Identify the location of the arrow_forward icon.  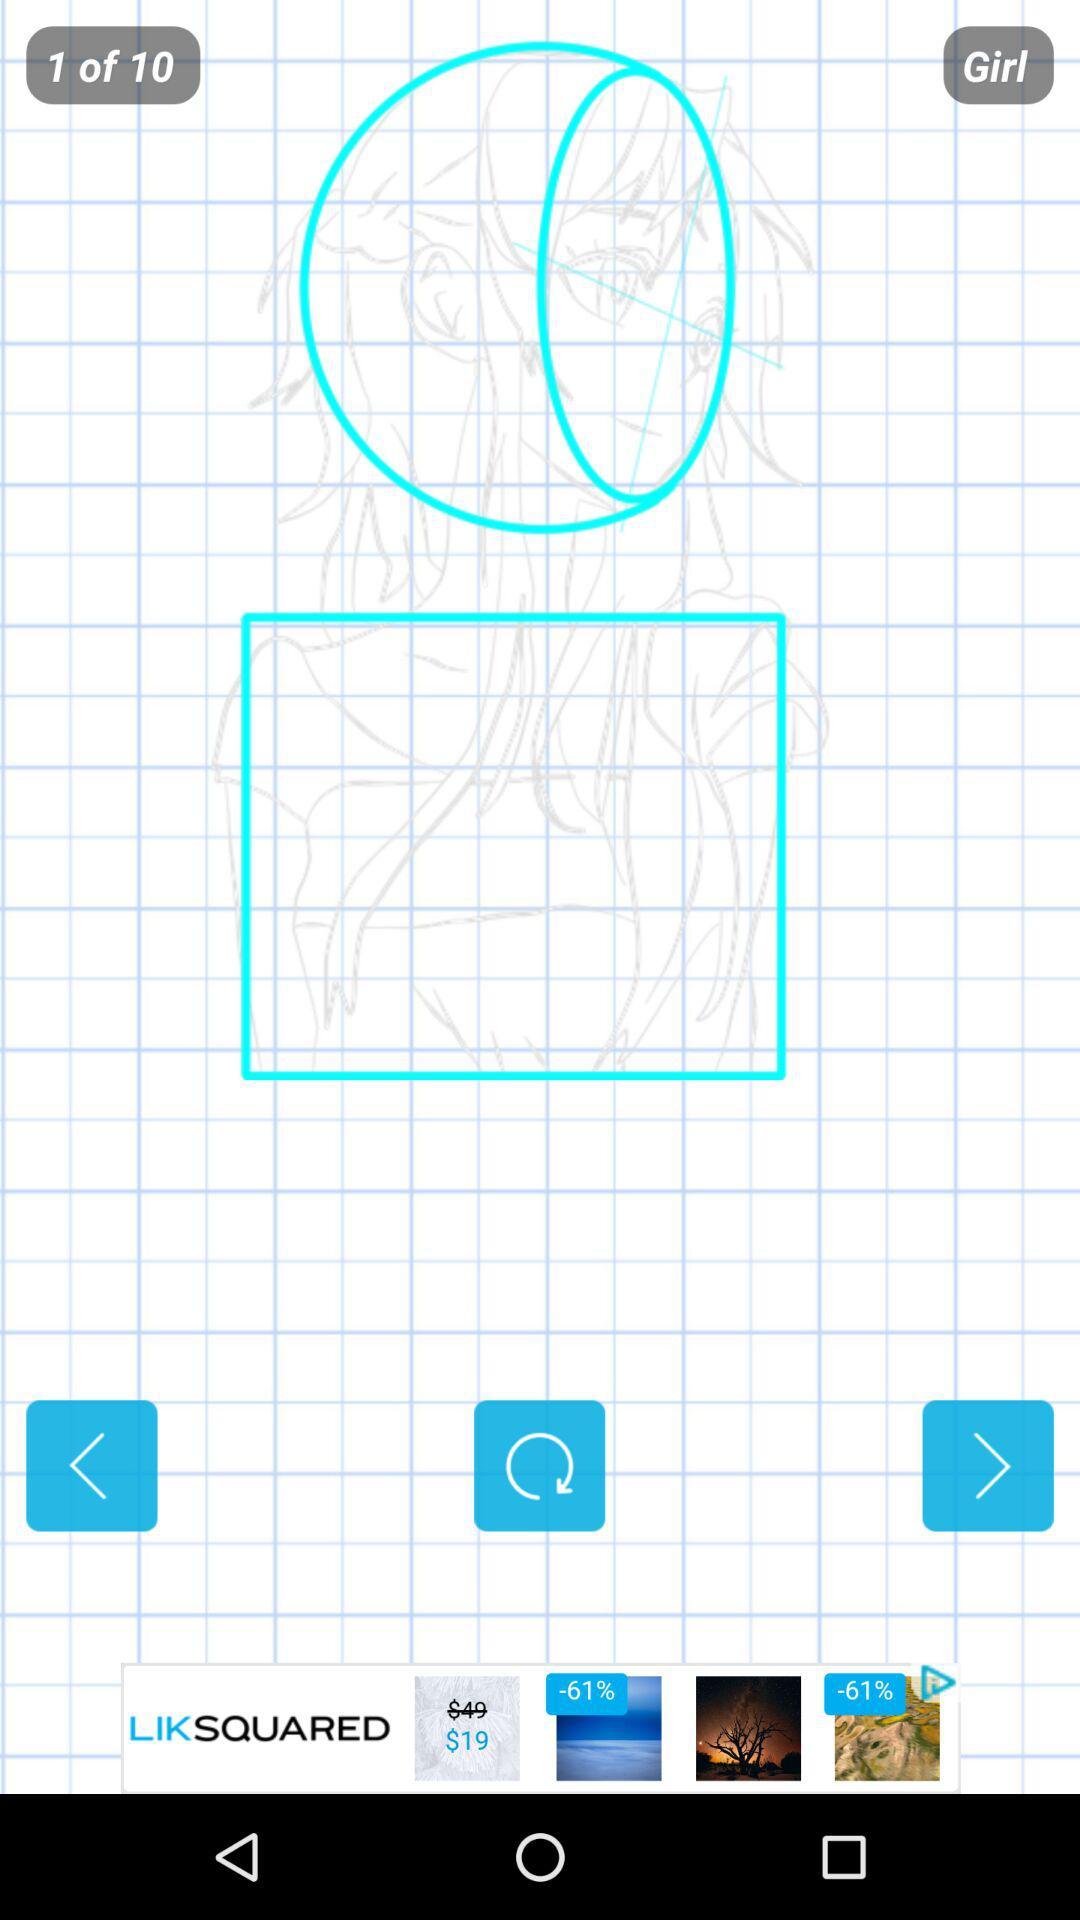
(987, 1567).